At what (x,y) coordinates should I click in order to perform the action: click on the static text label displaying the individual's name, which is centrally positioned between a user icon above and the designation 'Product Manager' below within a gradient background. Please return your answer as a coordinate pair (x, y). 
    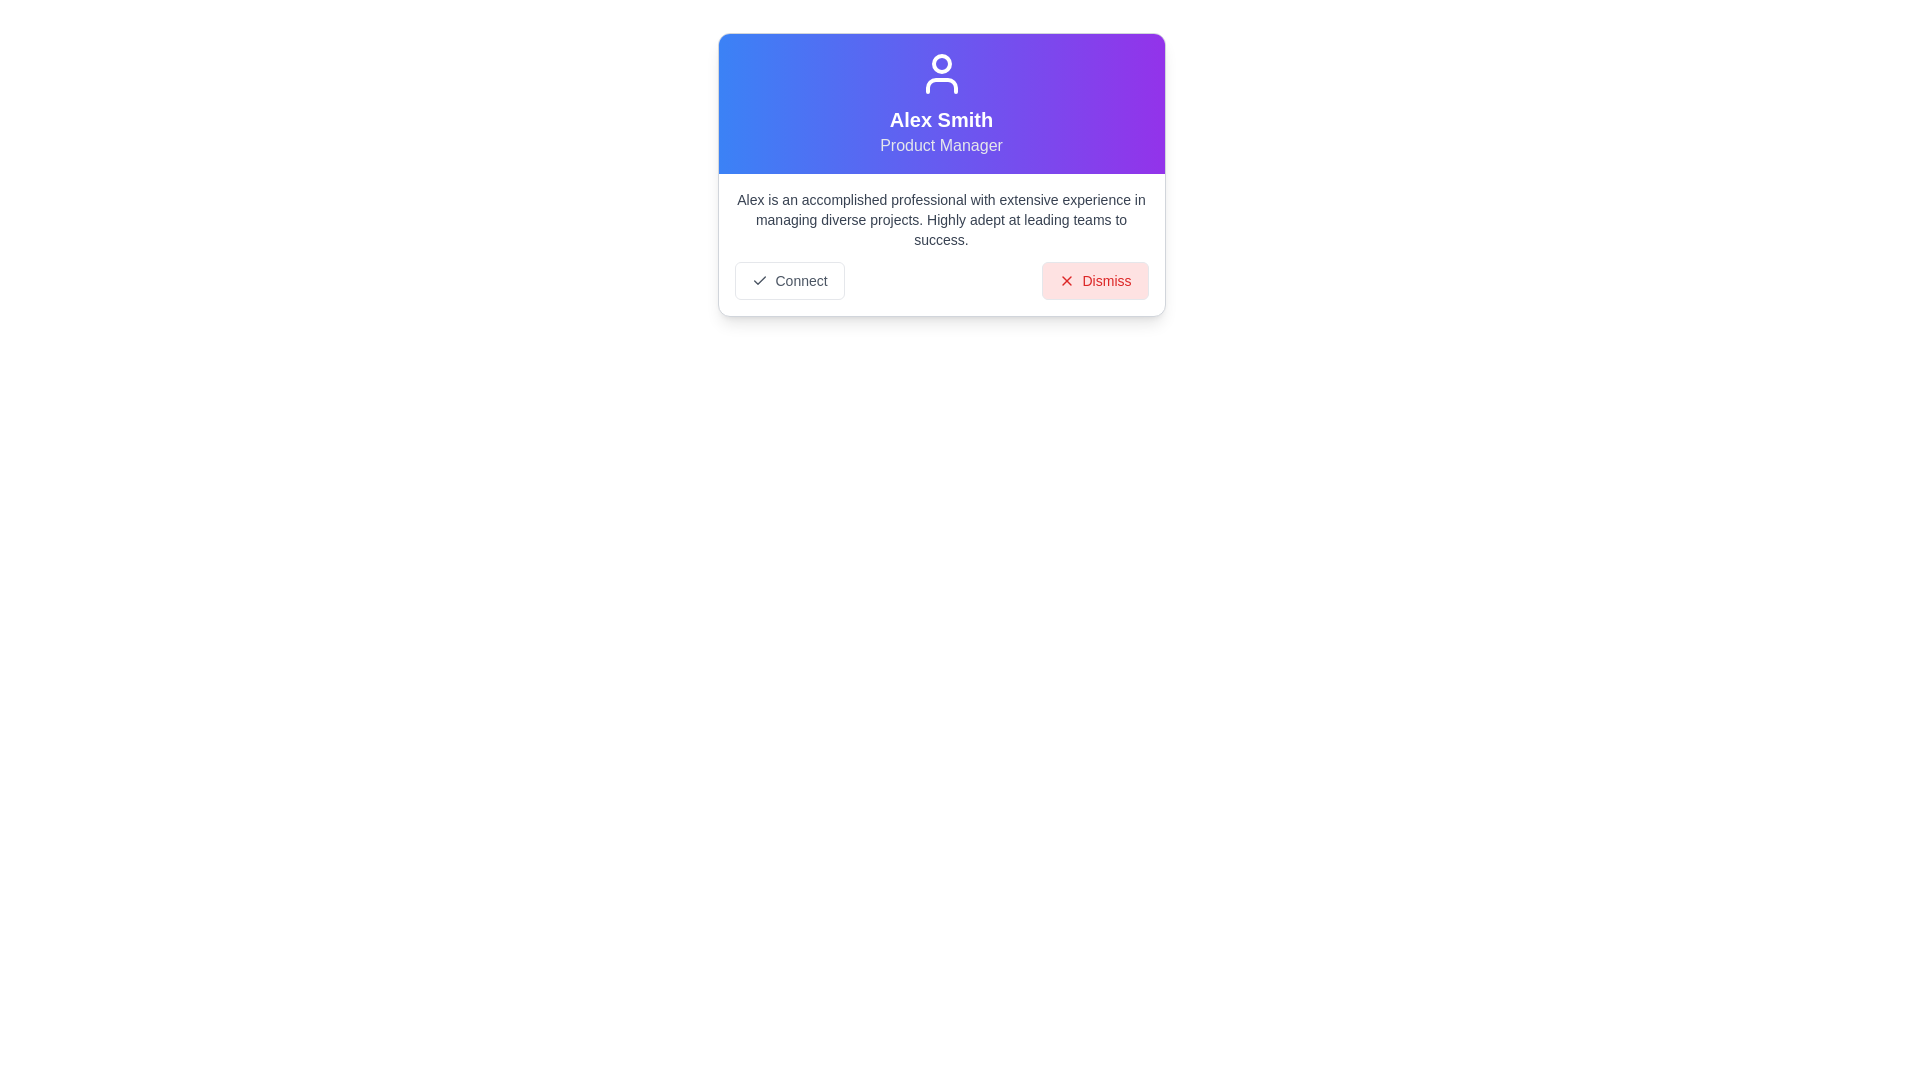
    Looking at the image, I should click on (940, 119).